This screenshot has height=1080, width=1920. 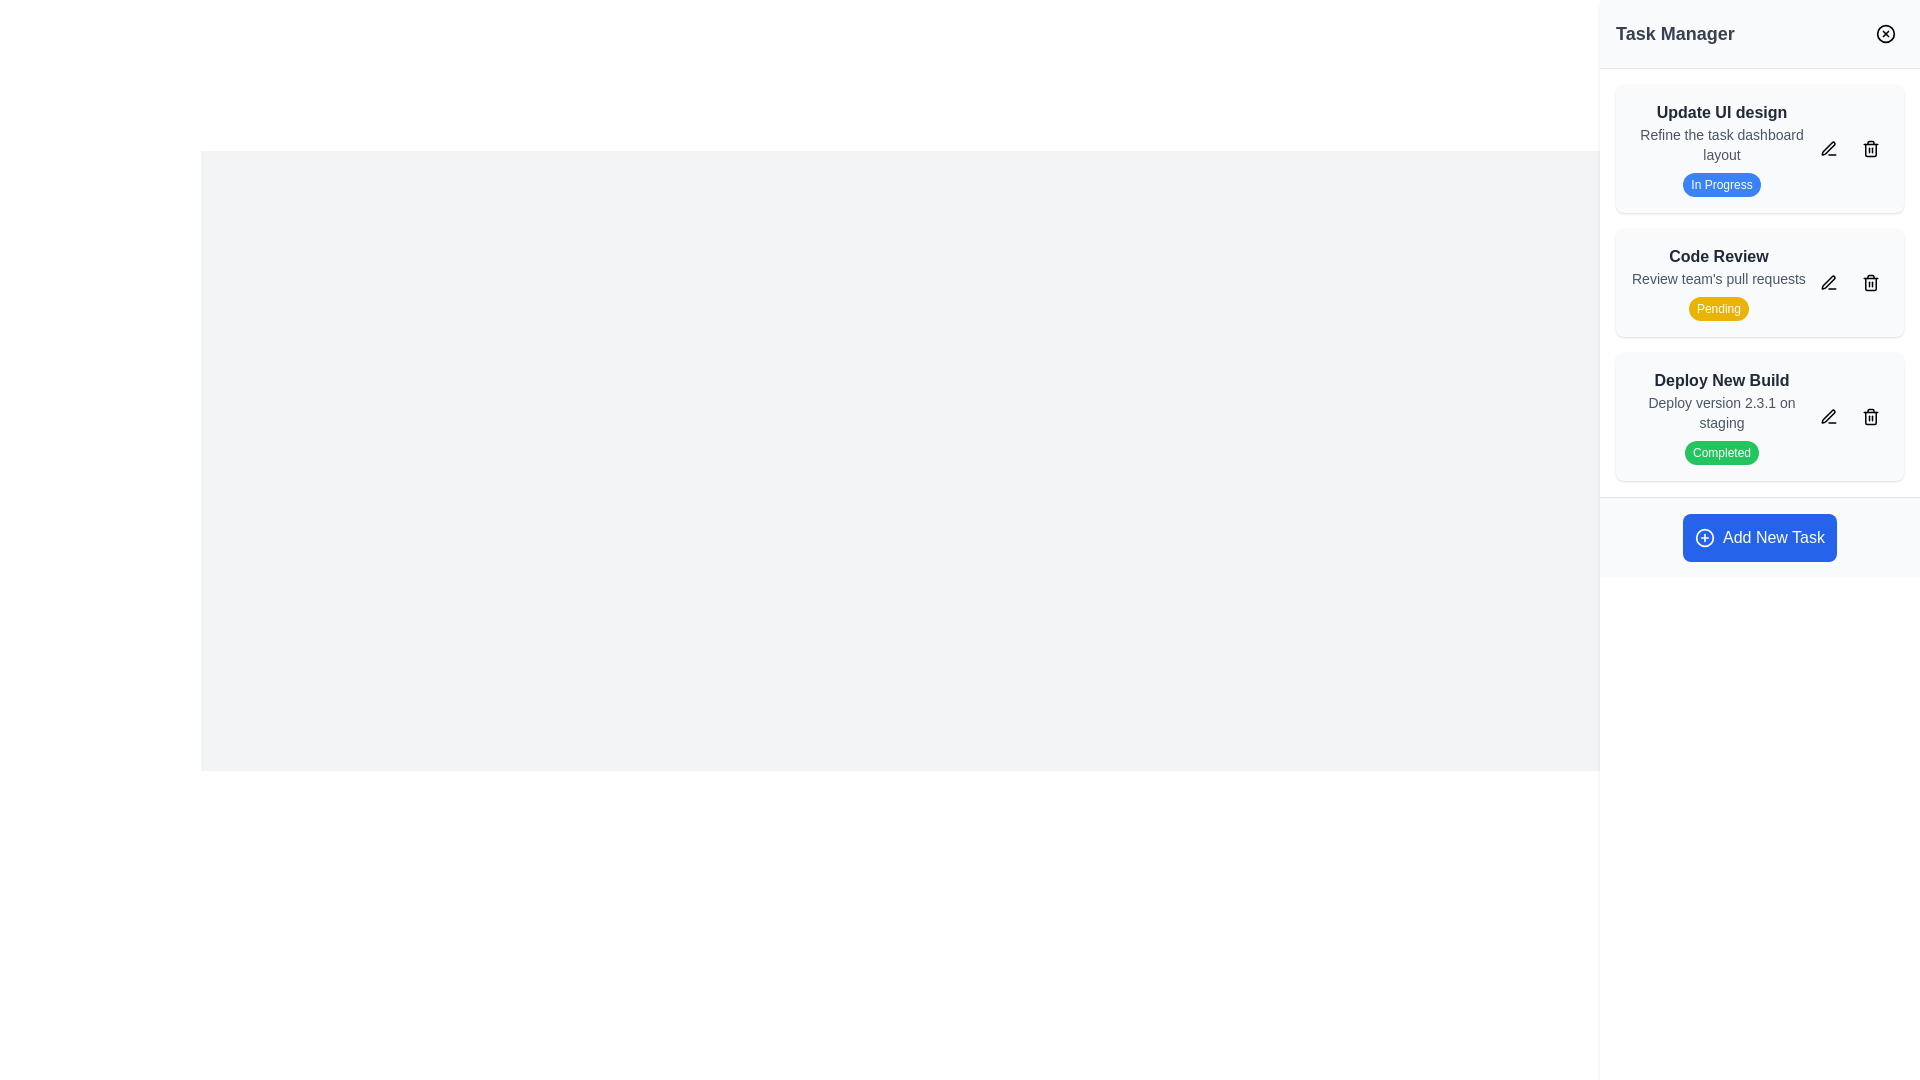 I want to click on the edit icon located to the right of the 'Code Review' task block title, so click(x=1828, y=282).